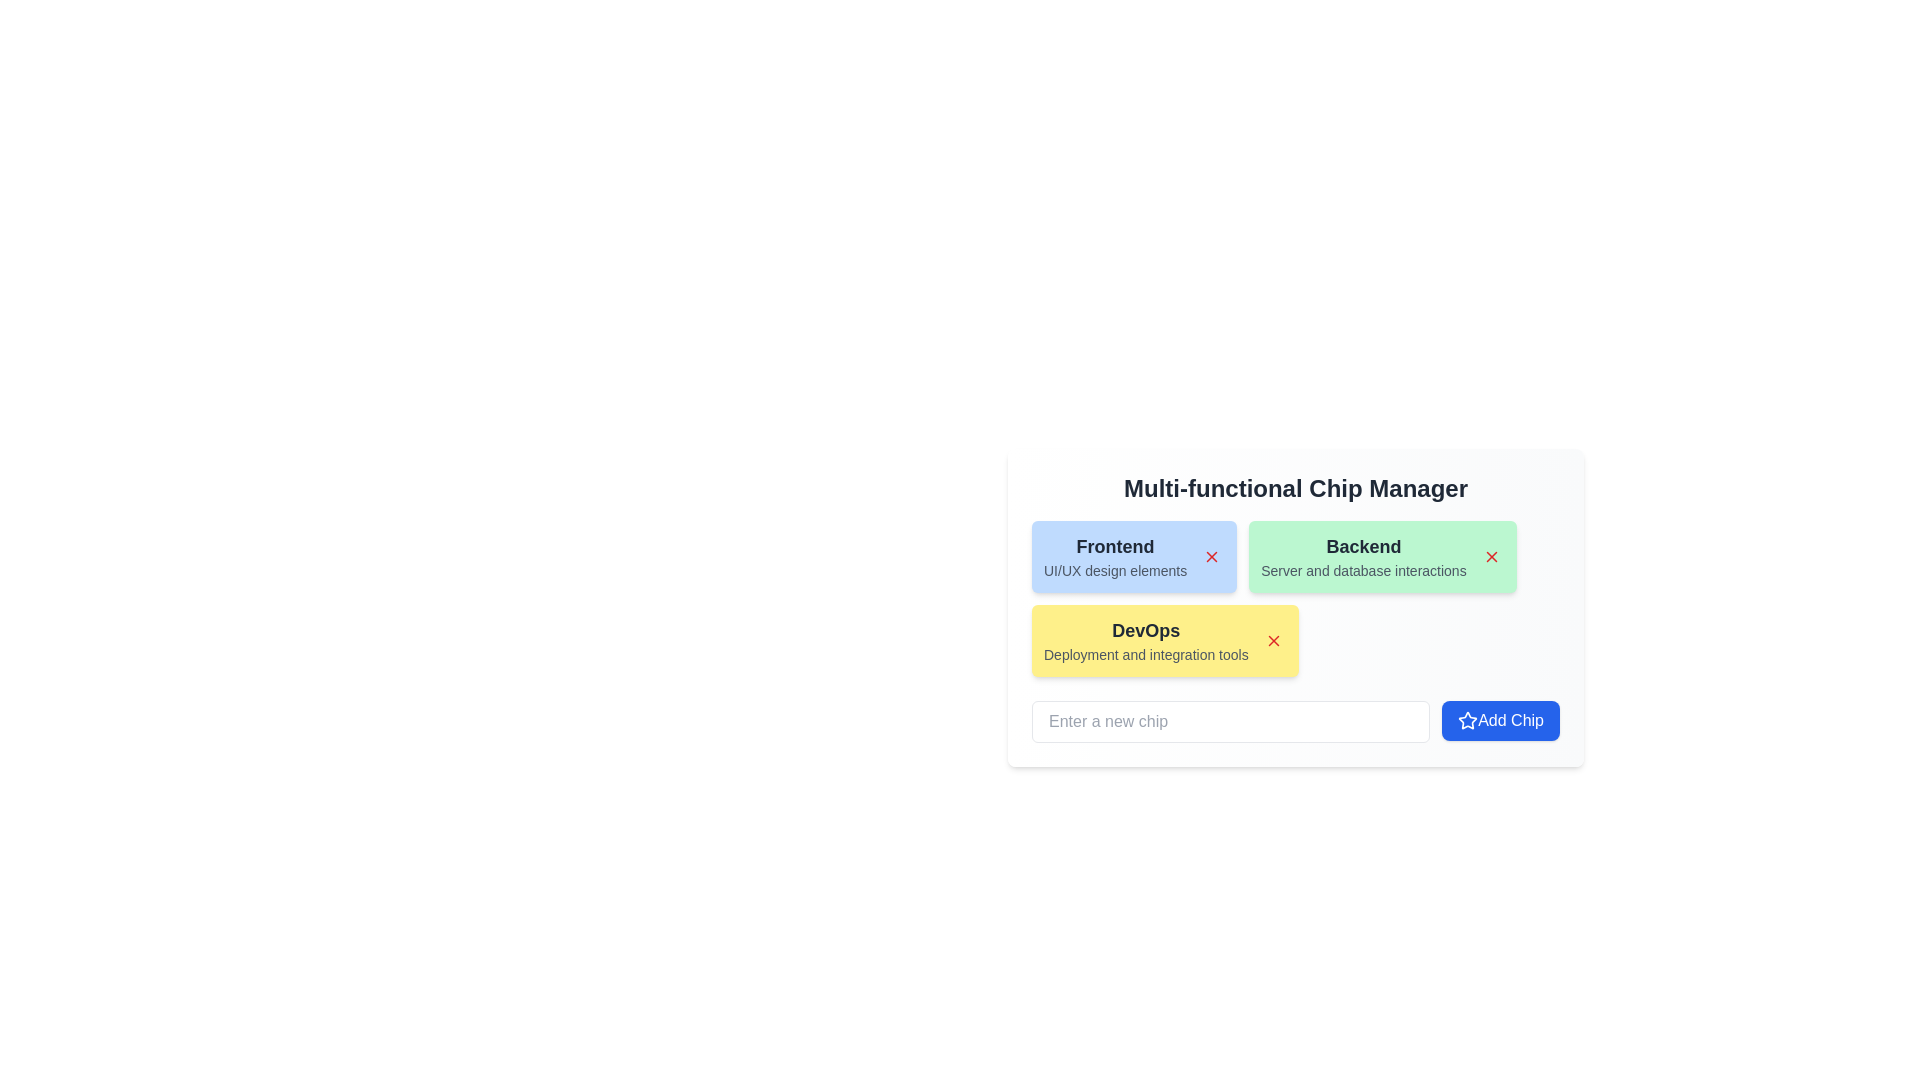 This screenshot has height=1080, width=1920. What do you see at coordinates (1272, 640) in the screenshot?
I see `the close or cancel button represented by a small red 'X' icon located at the top-right corner of the 'DevOps' chip in the chip manager section` at bounding box center [1272, 640].